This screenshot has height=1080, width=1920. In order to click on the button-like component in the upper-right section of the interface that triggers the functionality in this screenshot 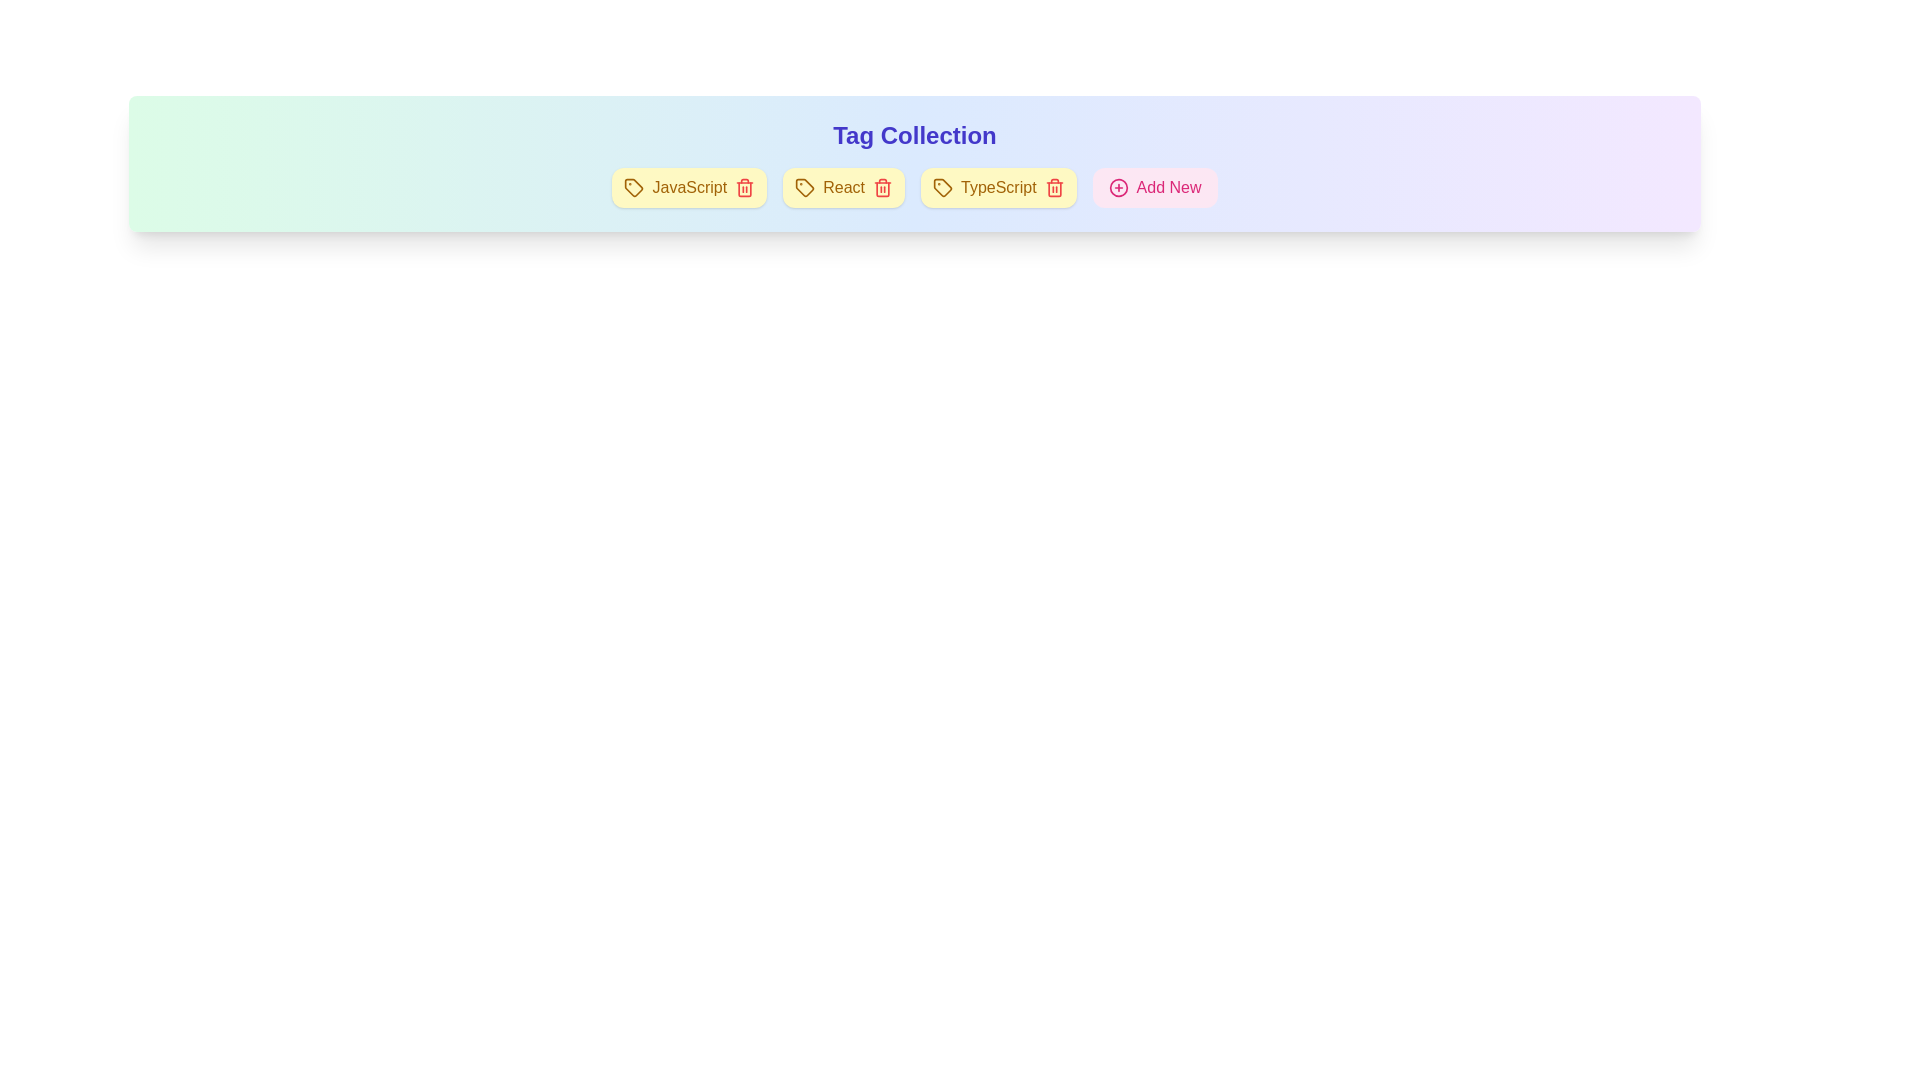, I will do `click(1169, 188)`.